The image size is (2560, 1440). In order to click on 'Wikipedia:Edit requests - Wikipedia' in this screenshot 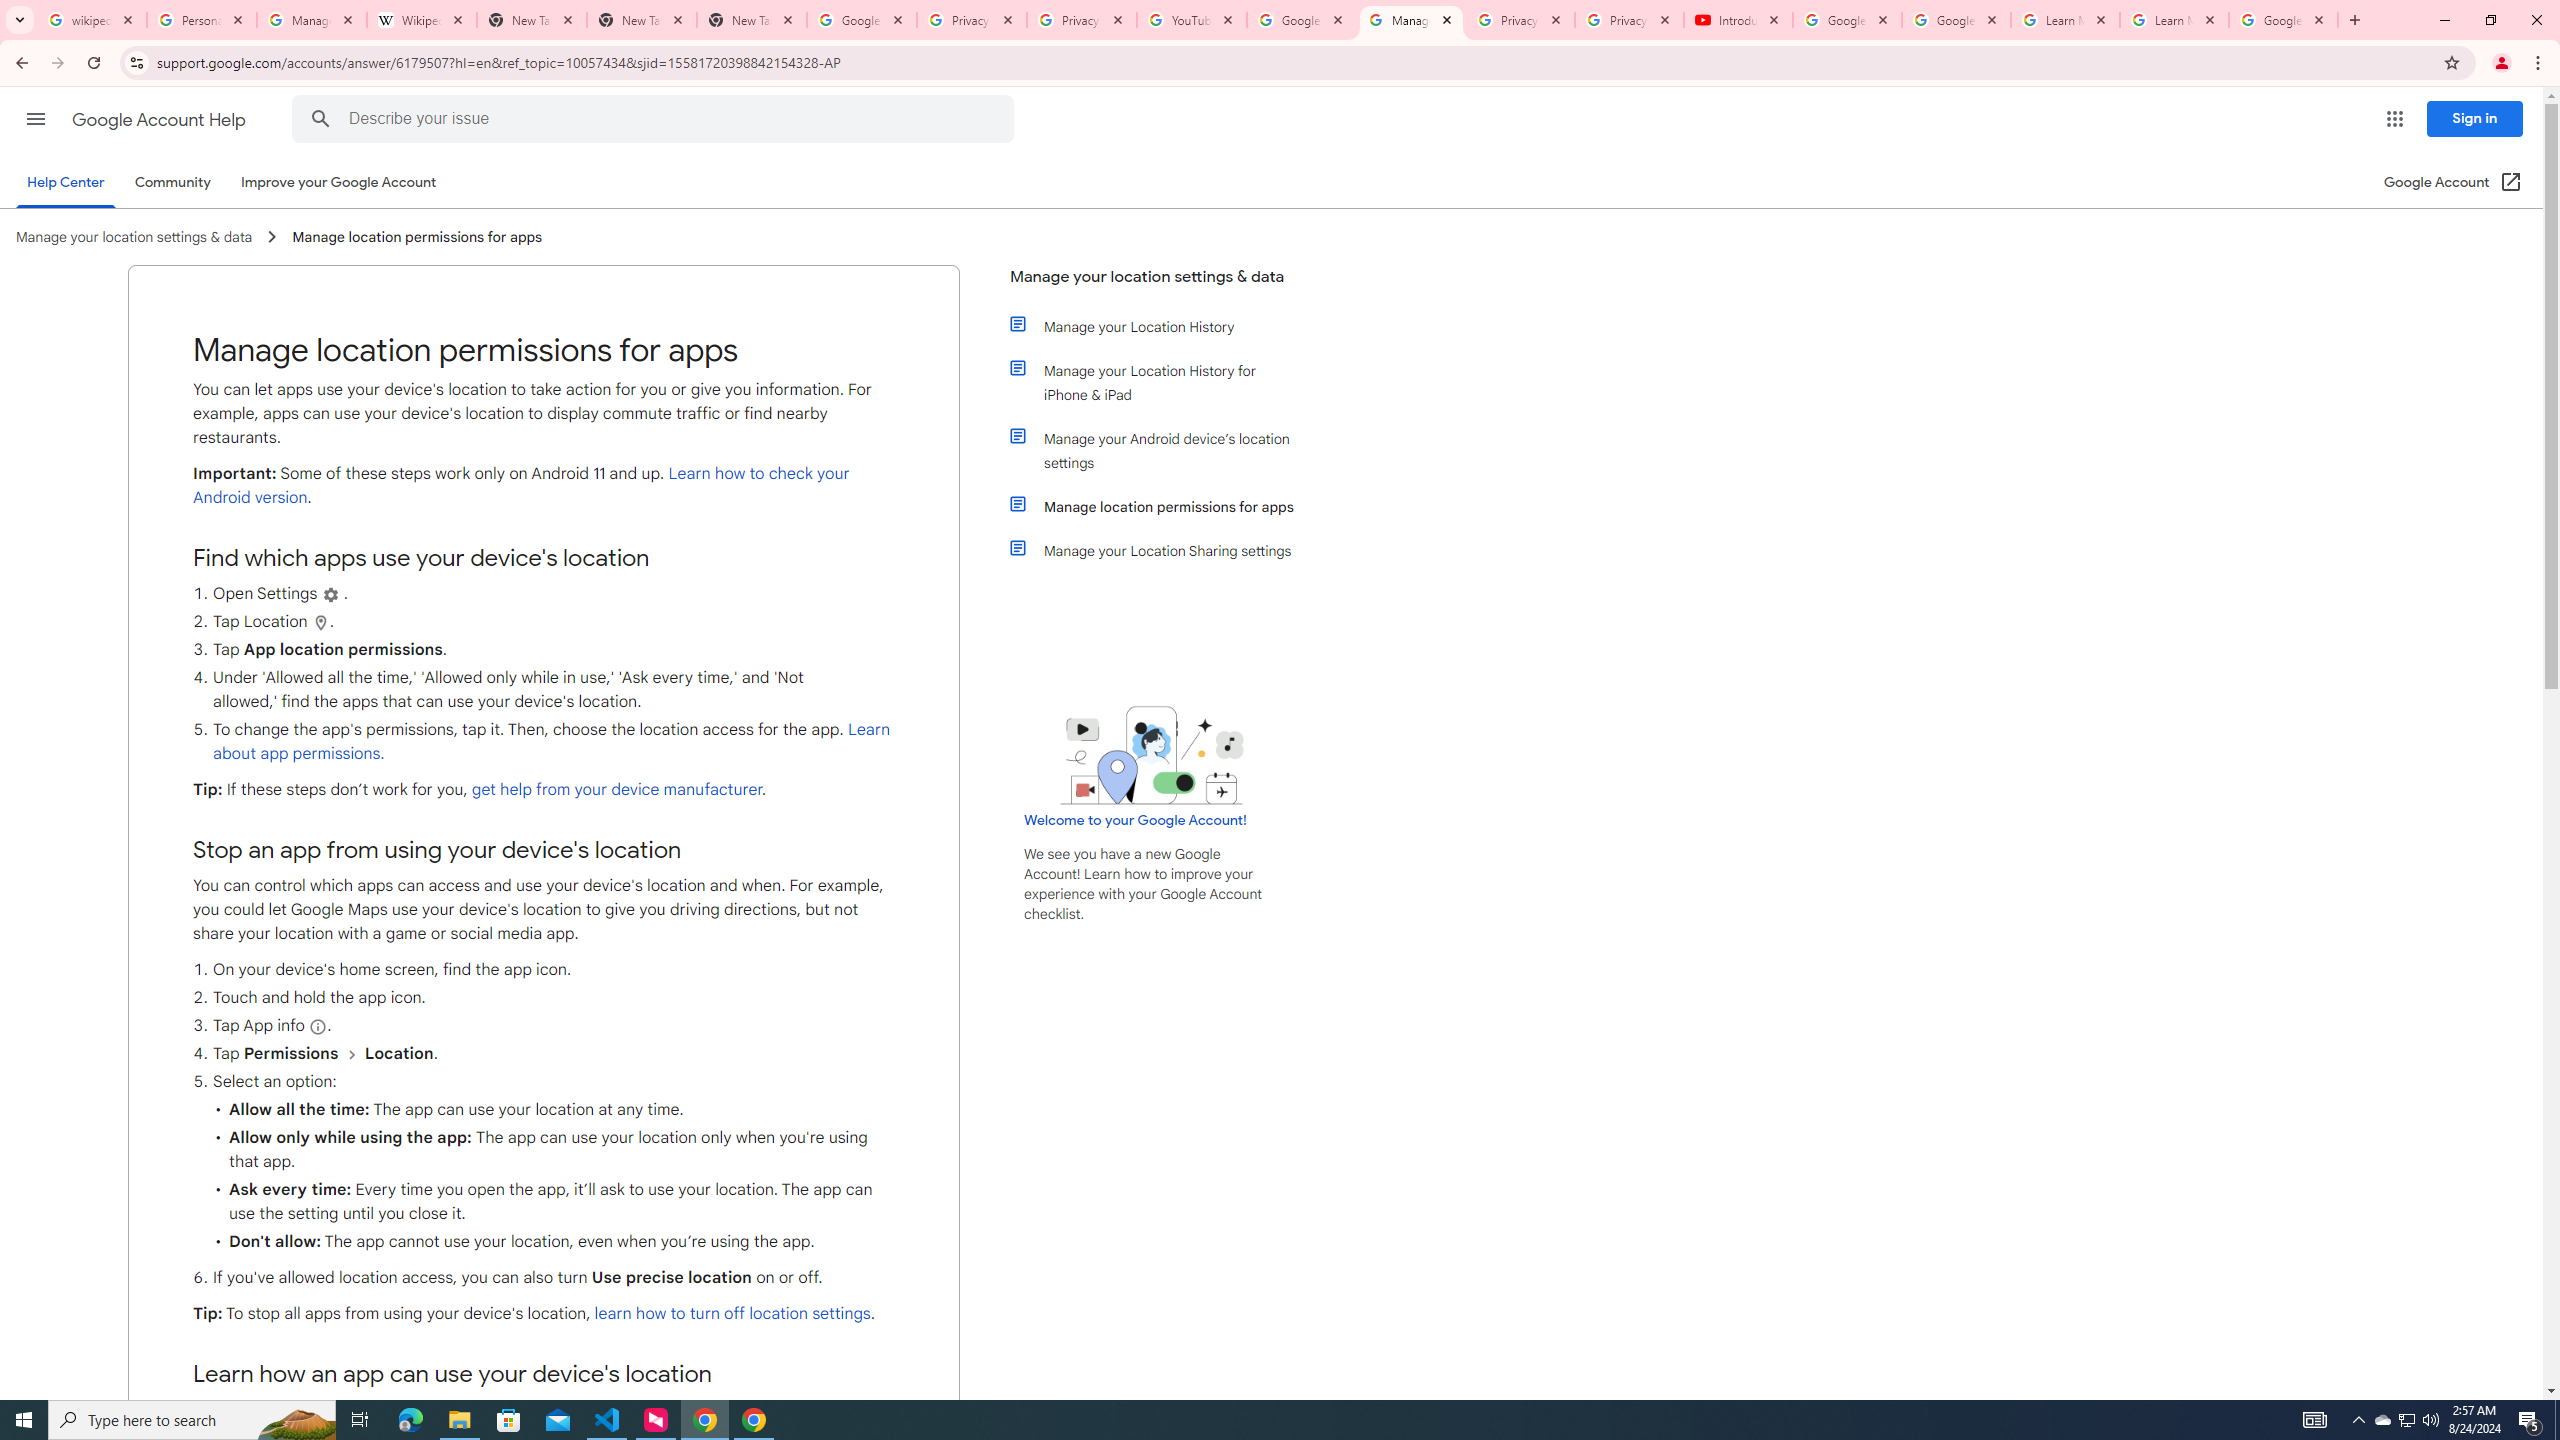, I will do `click(421, 19)`.